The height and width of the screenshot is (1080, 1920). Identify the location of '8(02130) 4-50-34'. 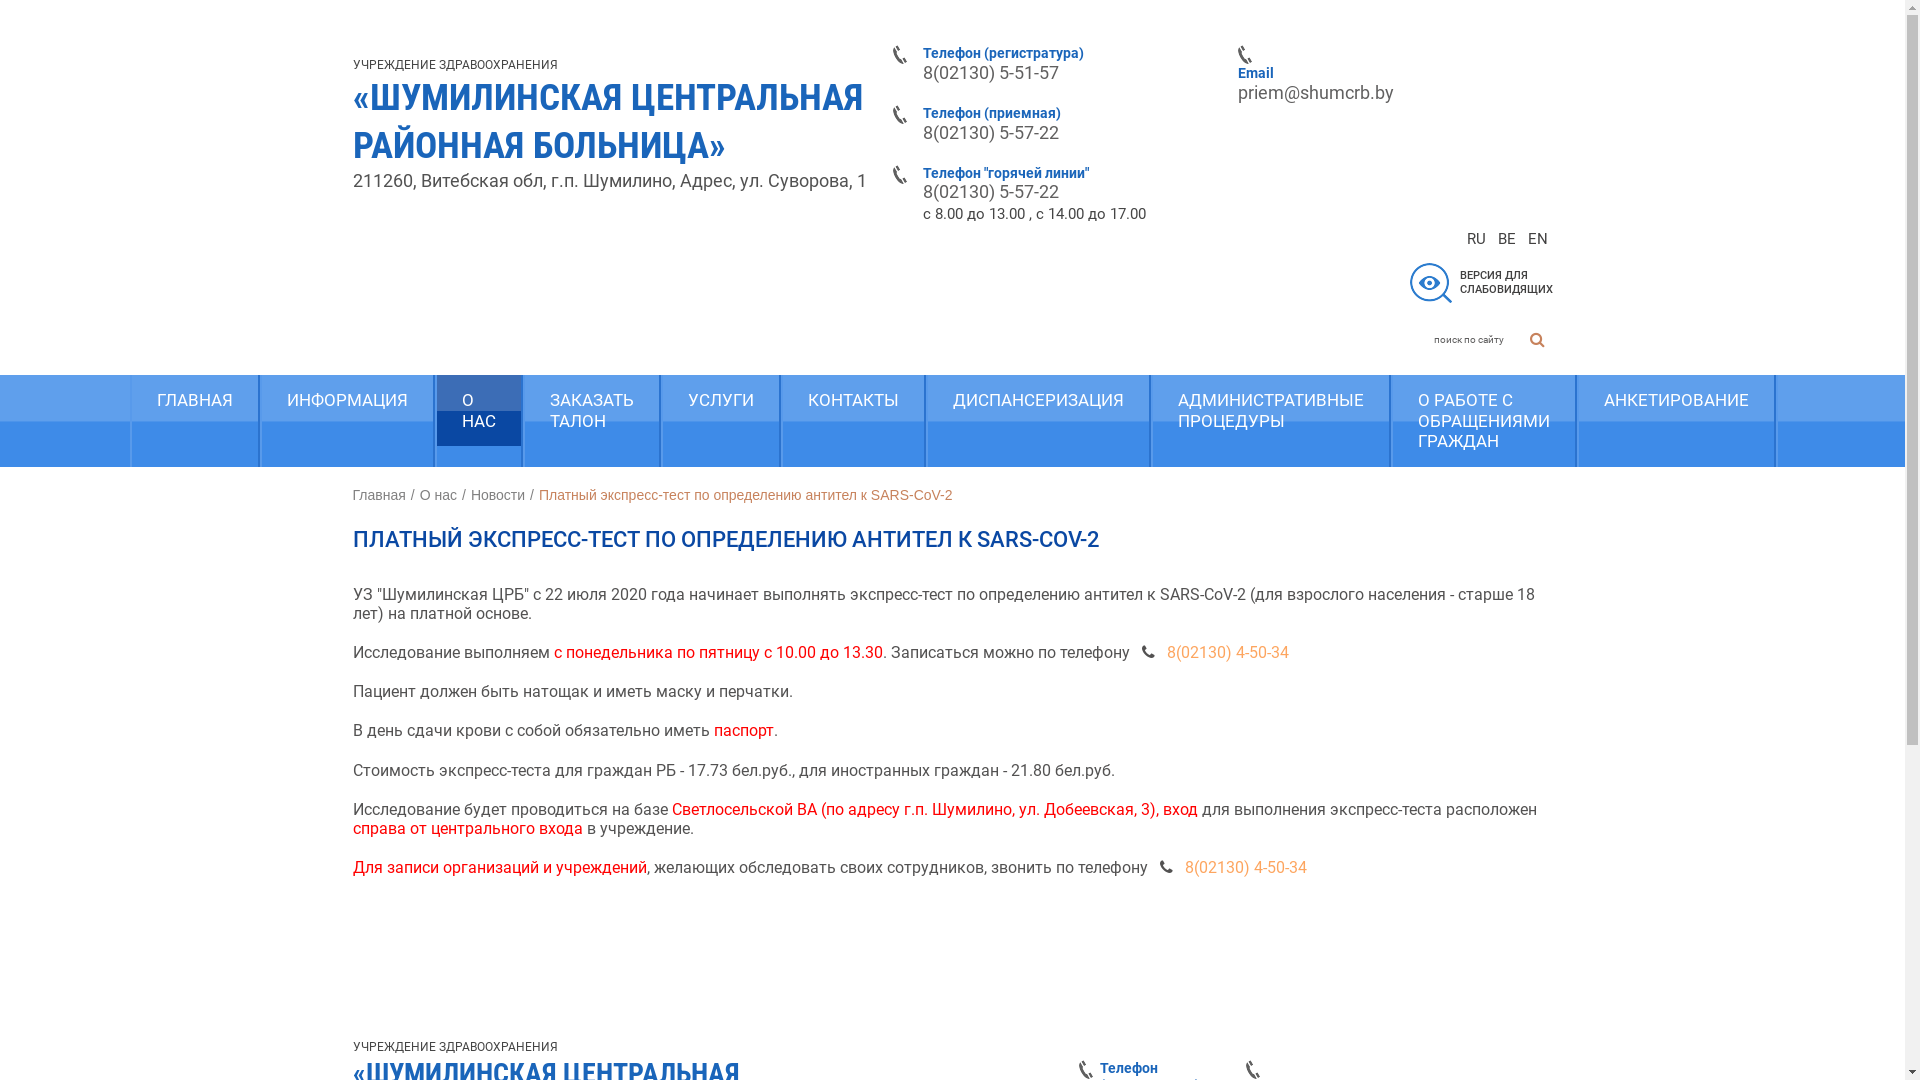
(1226, 652).